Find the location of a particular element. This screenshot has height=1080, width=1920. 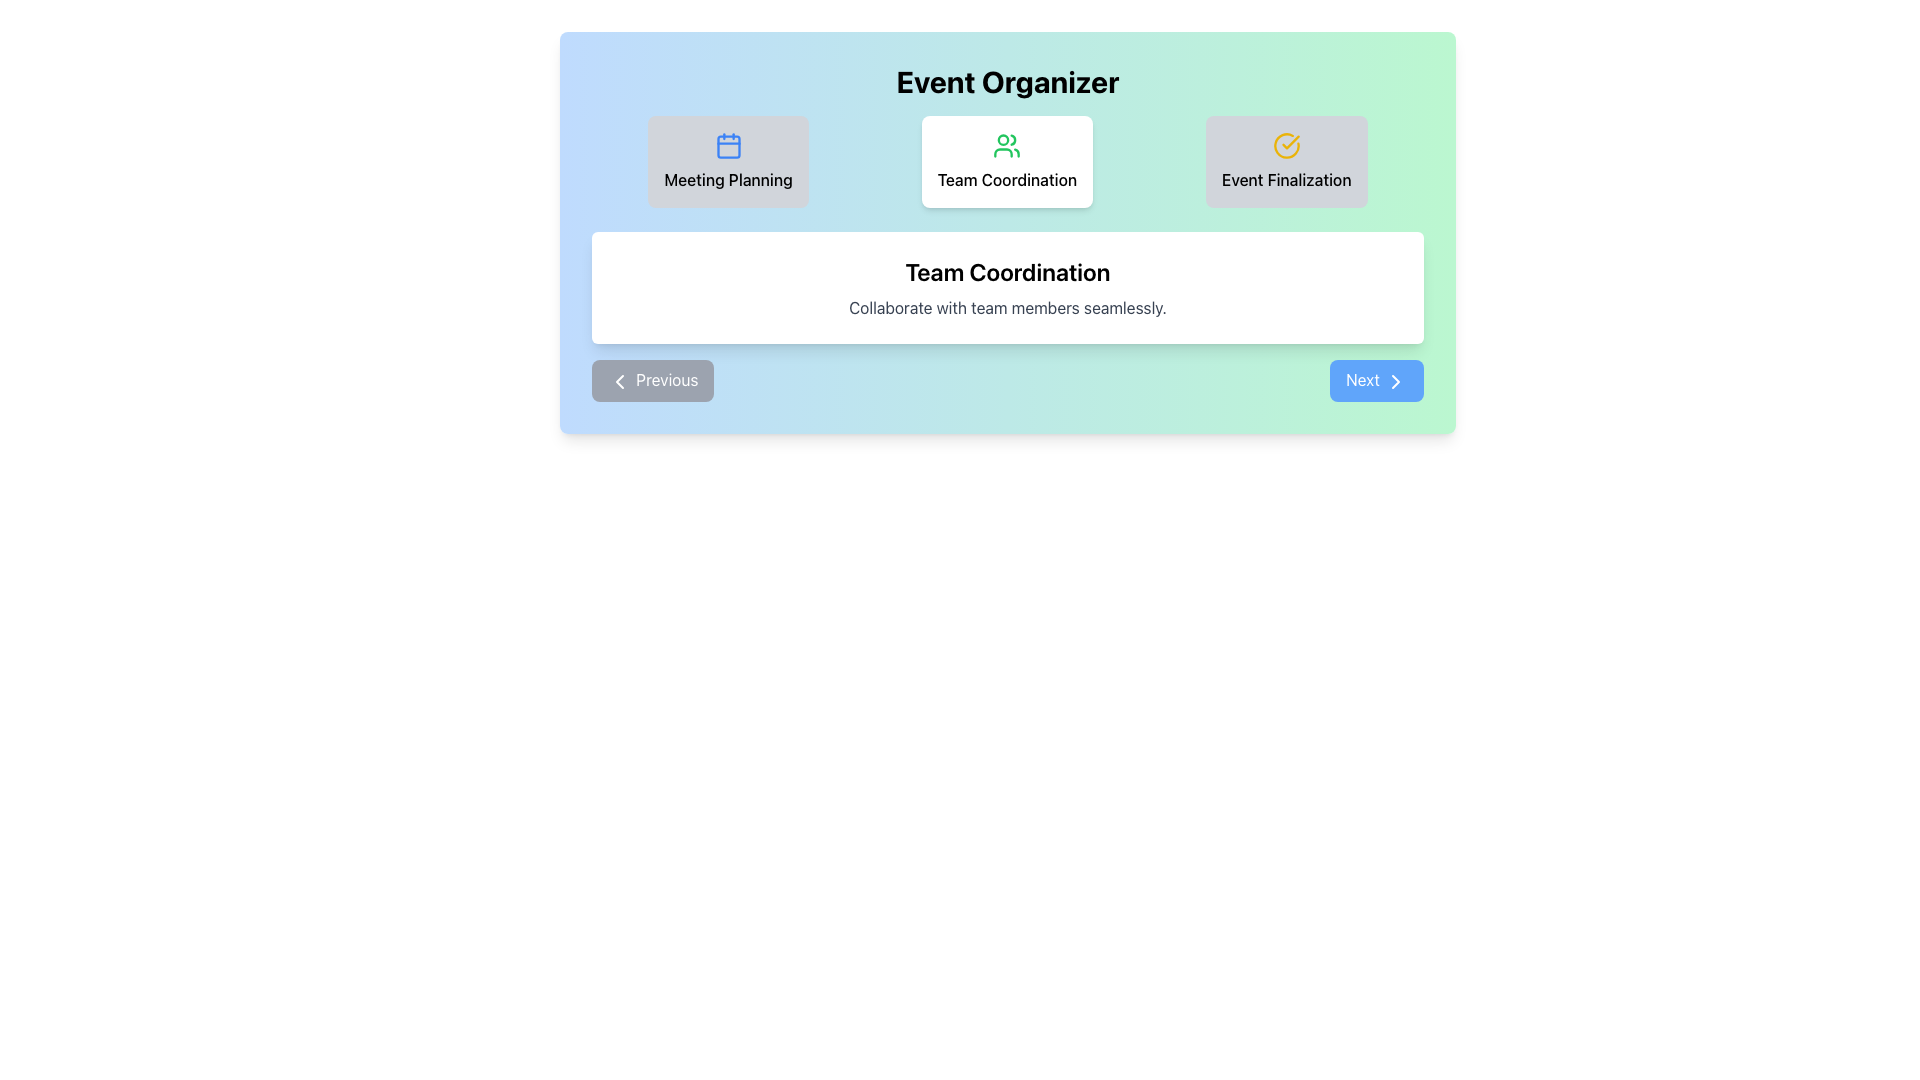

the calendar icon, which is styled with blue lines and rounded edges, located at the top-left of the gray box labeled 'Meeting Planning' is located at coordinates (727, 145).